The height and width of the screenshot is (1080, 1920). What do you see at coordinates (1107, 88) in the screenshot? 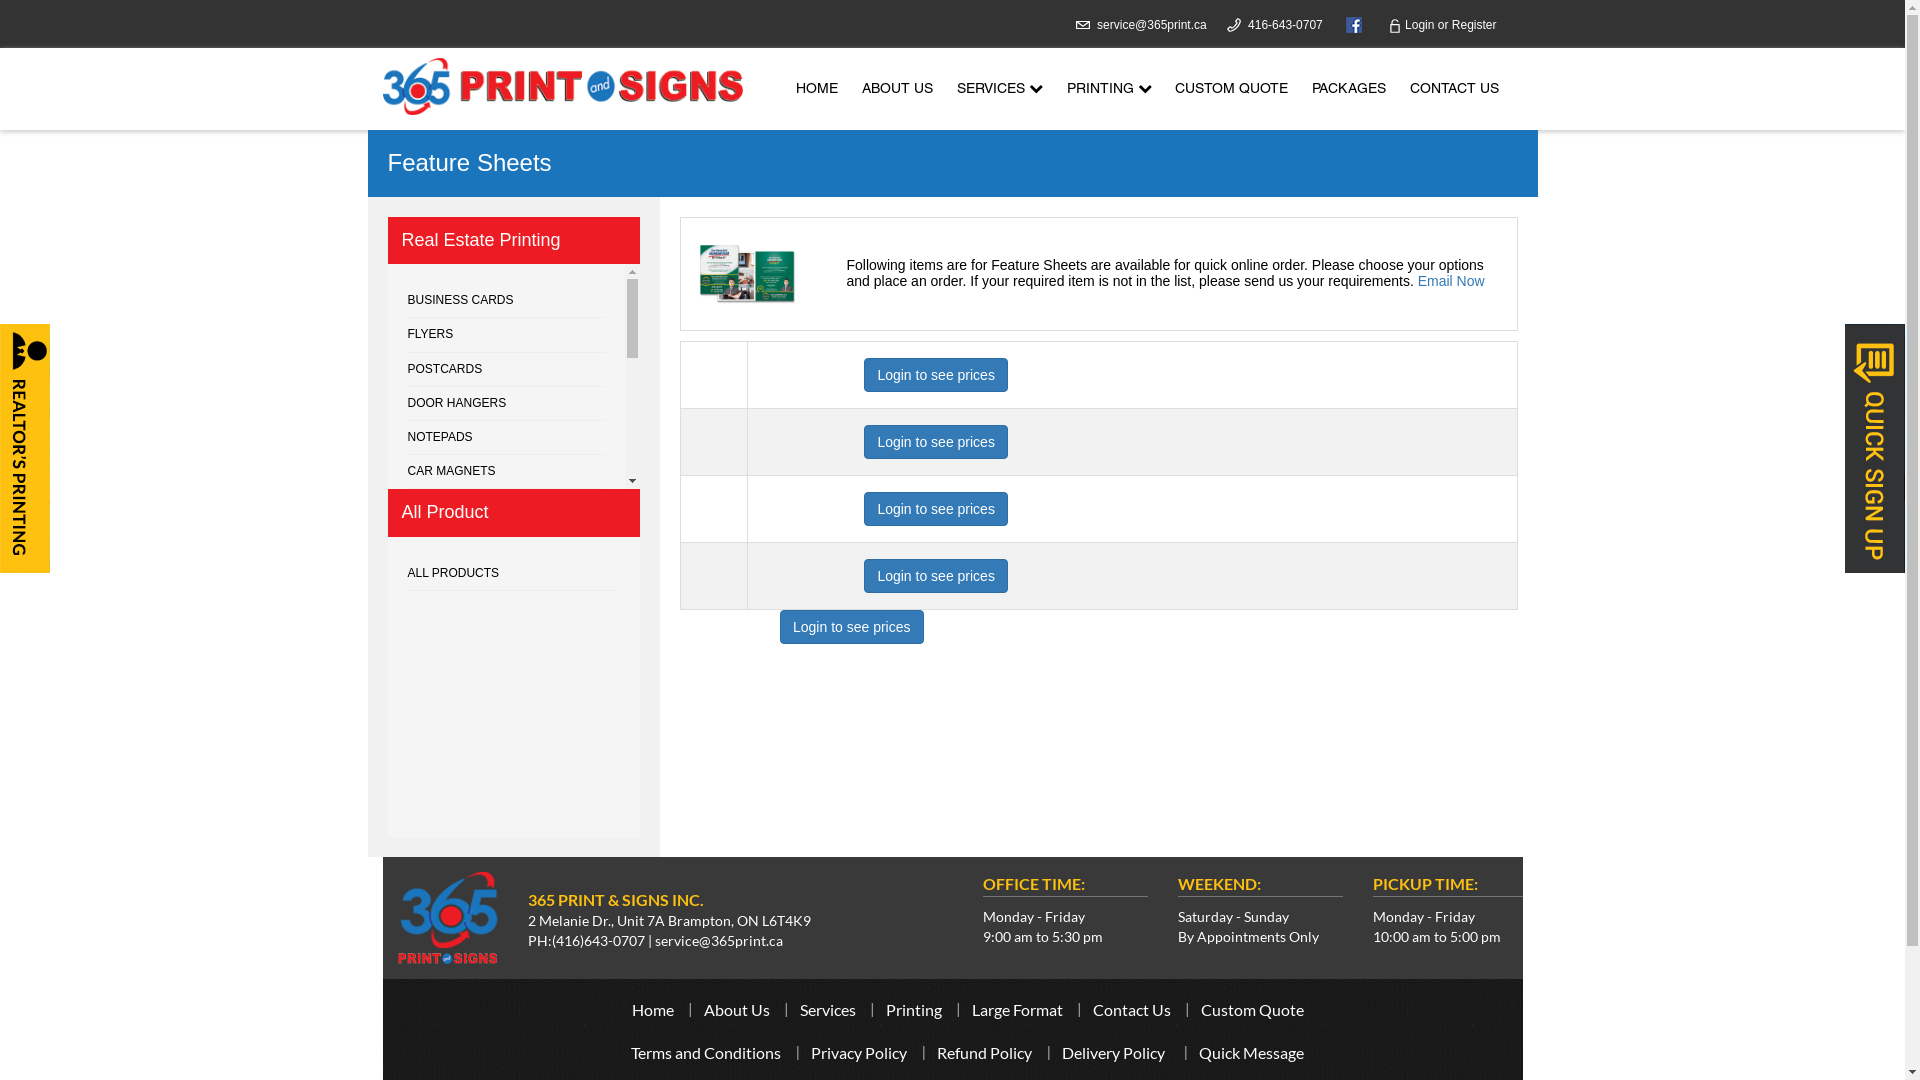
I see `'PRINTING'` at bounding box center [1107, 88].